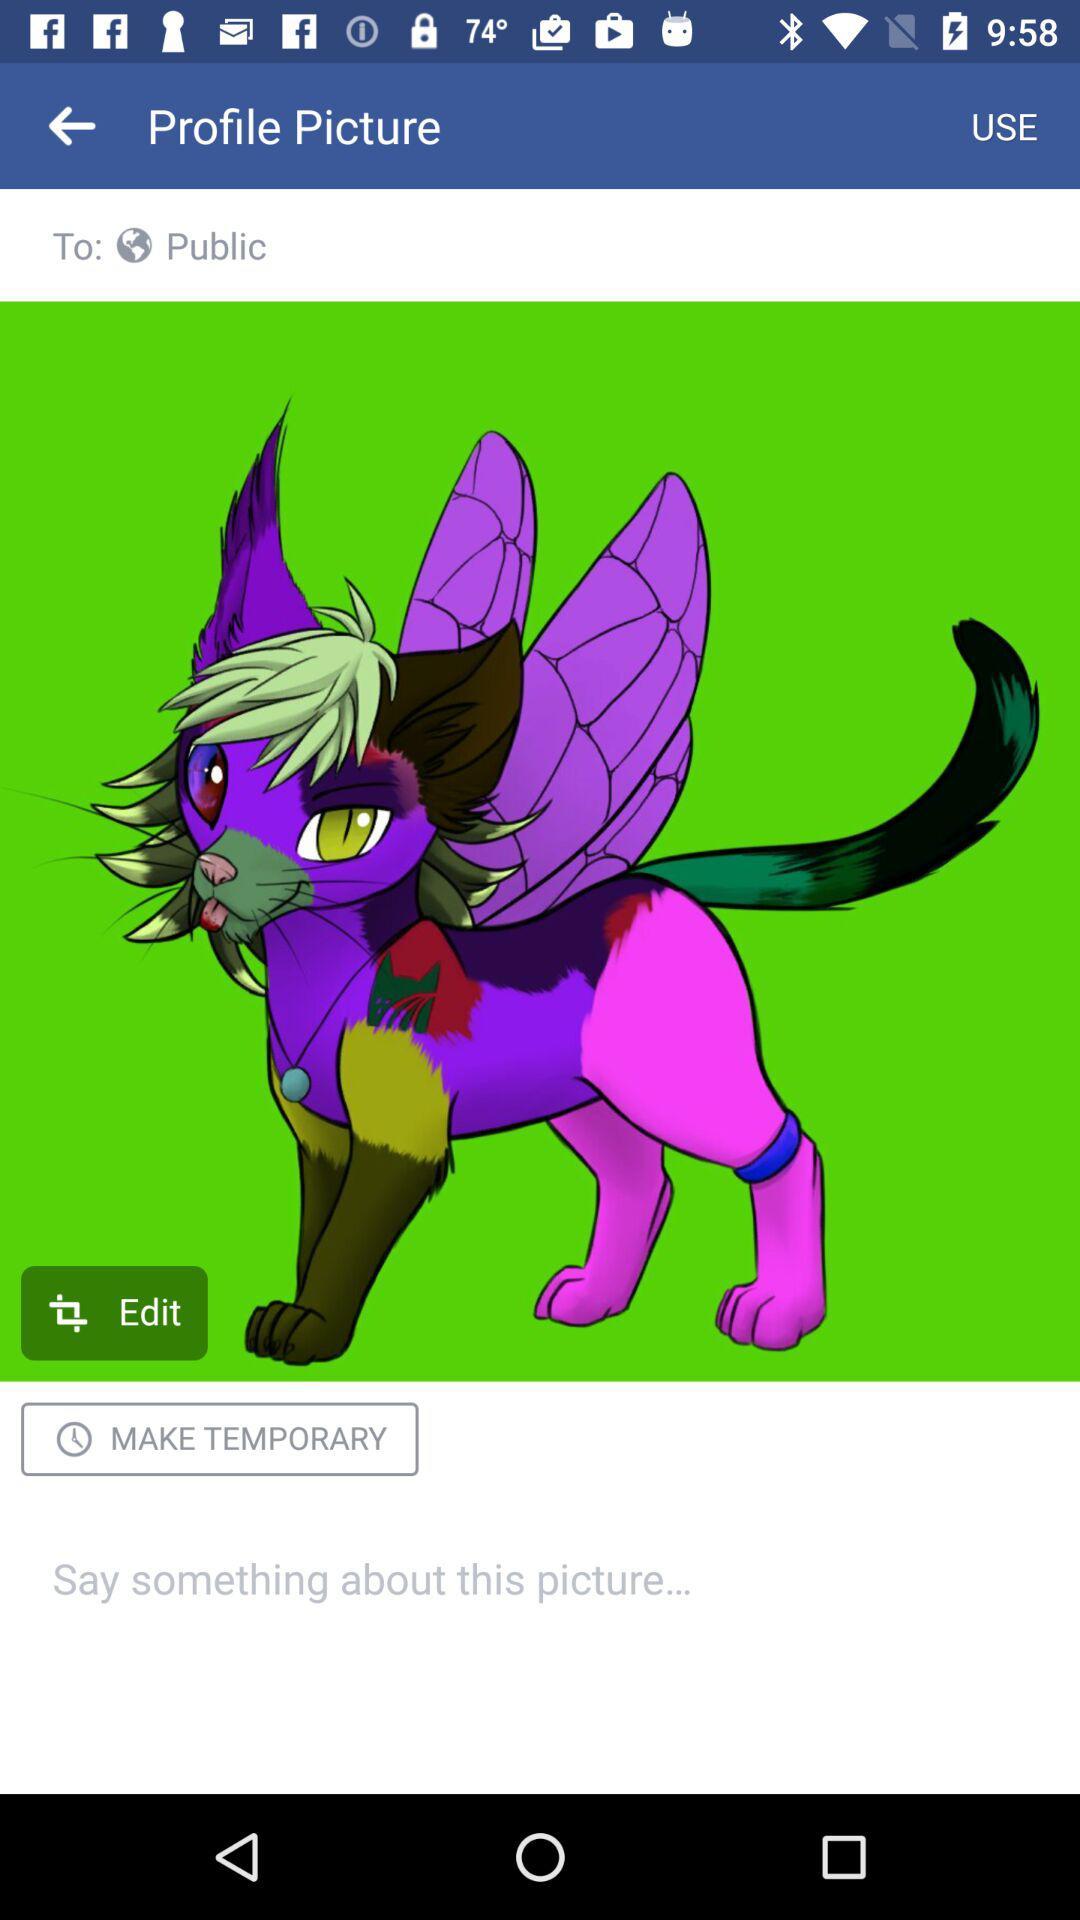 The image size is (1080, 1920). I want to click on the icon next to the profile picture item, so click(1004, 124).